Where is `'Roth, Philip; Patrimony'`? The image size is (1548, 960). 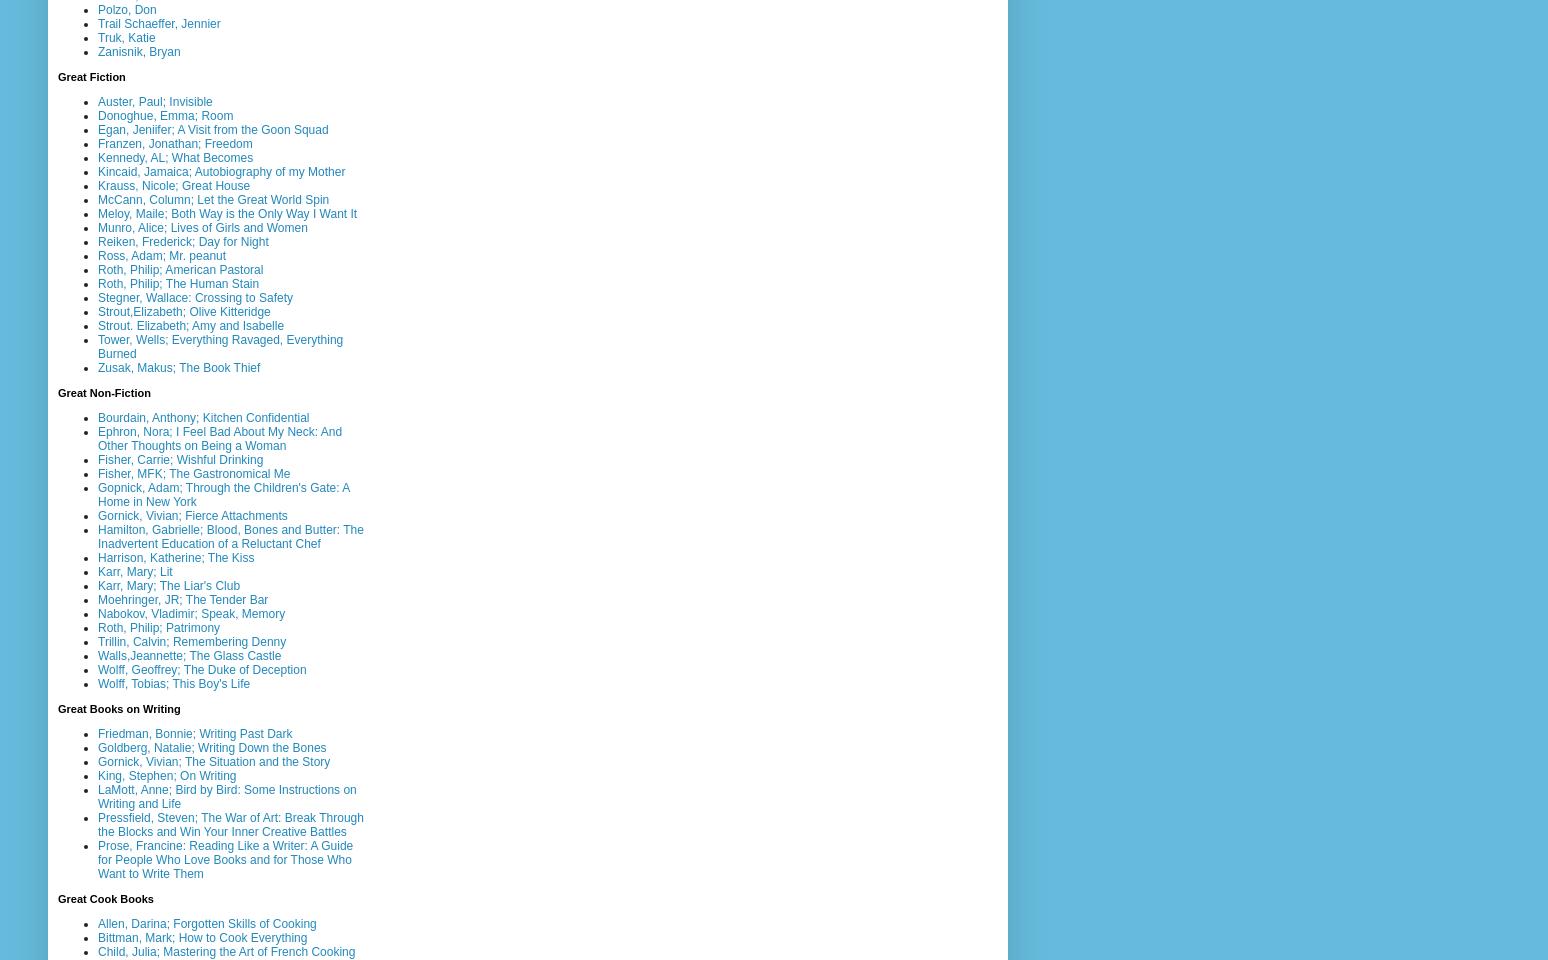 'Roth, Philip; Patrimony' is located at coordinates (96, 625).